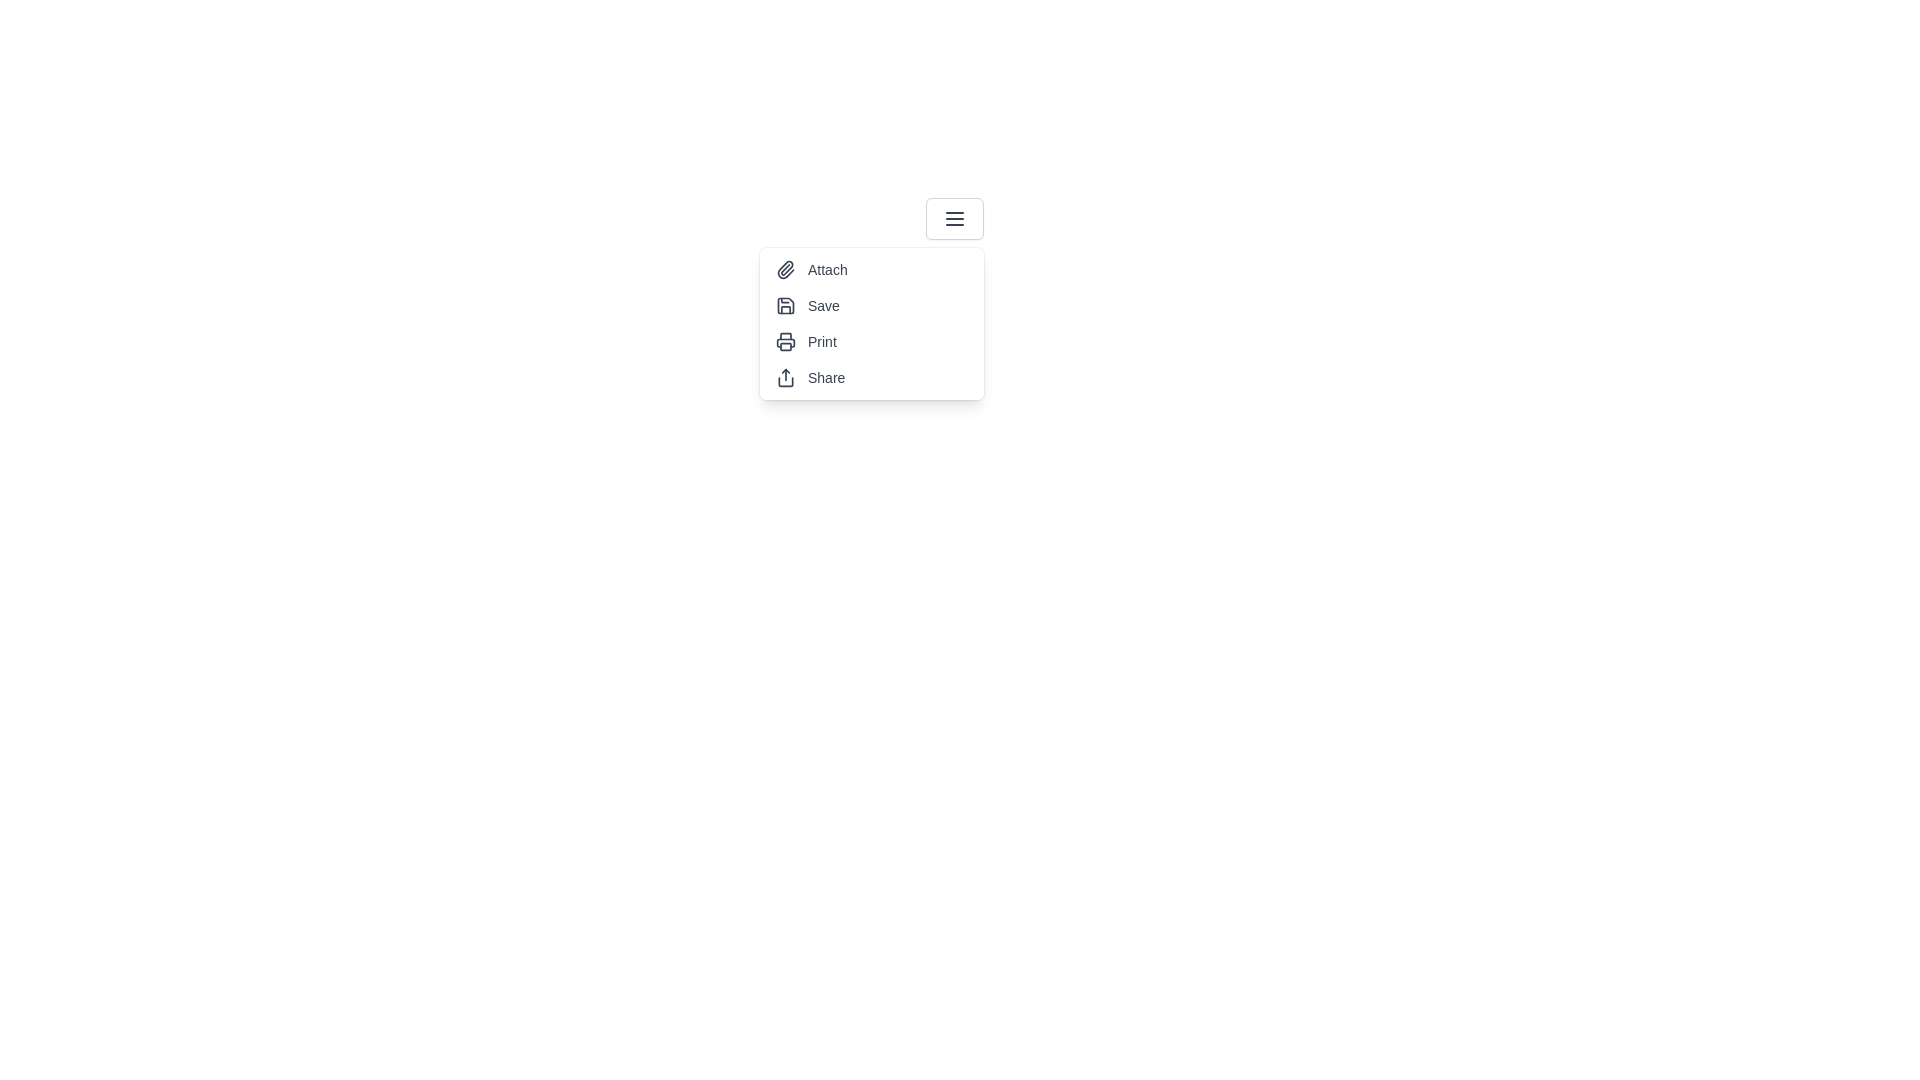 The width and height of the screenshot is (1920, 1080). I want to click on the 'Save' icon/image located in the vertical menu of options, which is the first visual element in the second row, aligned horizontally to the left of the label text 'Save', so click(785, 305).